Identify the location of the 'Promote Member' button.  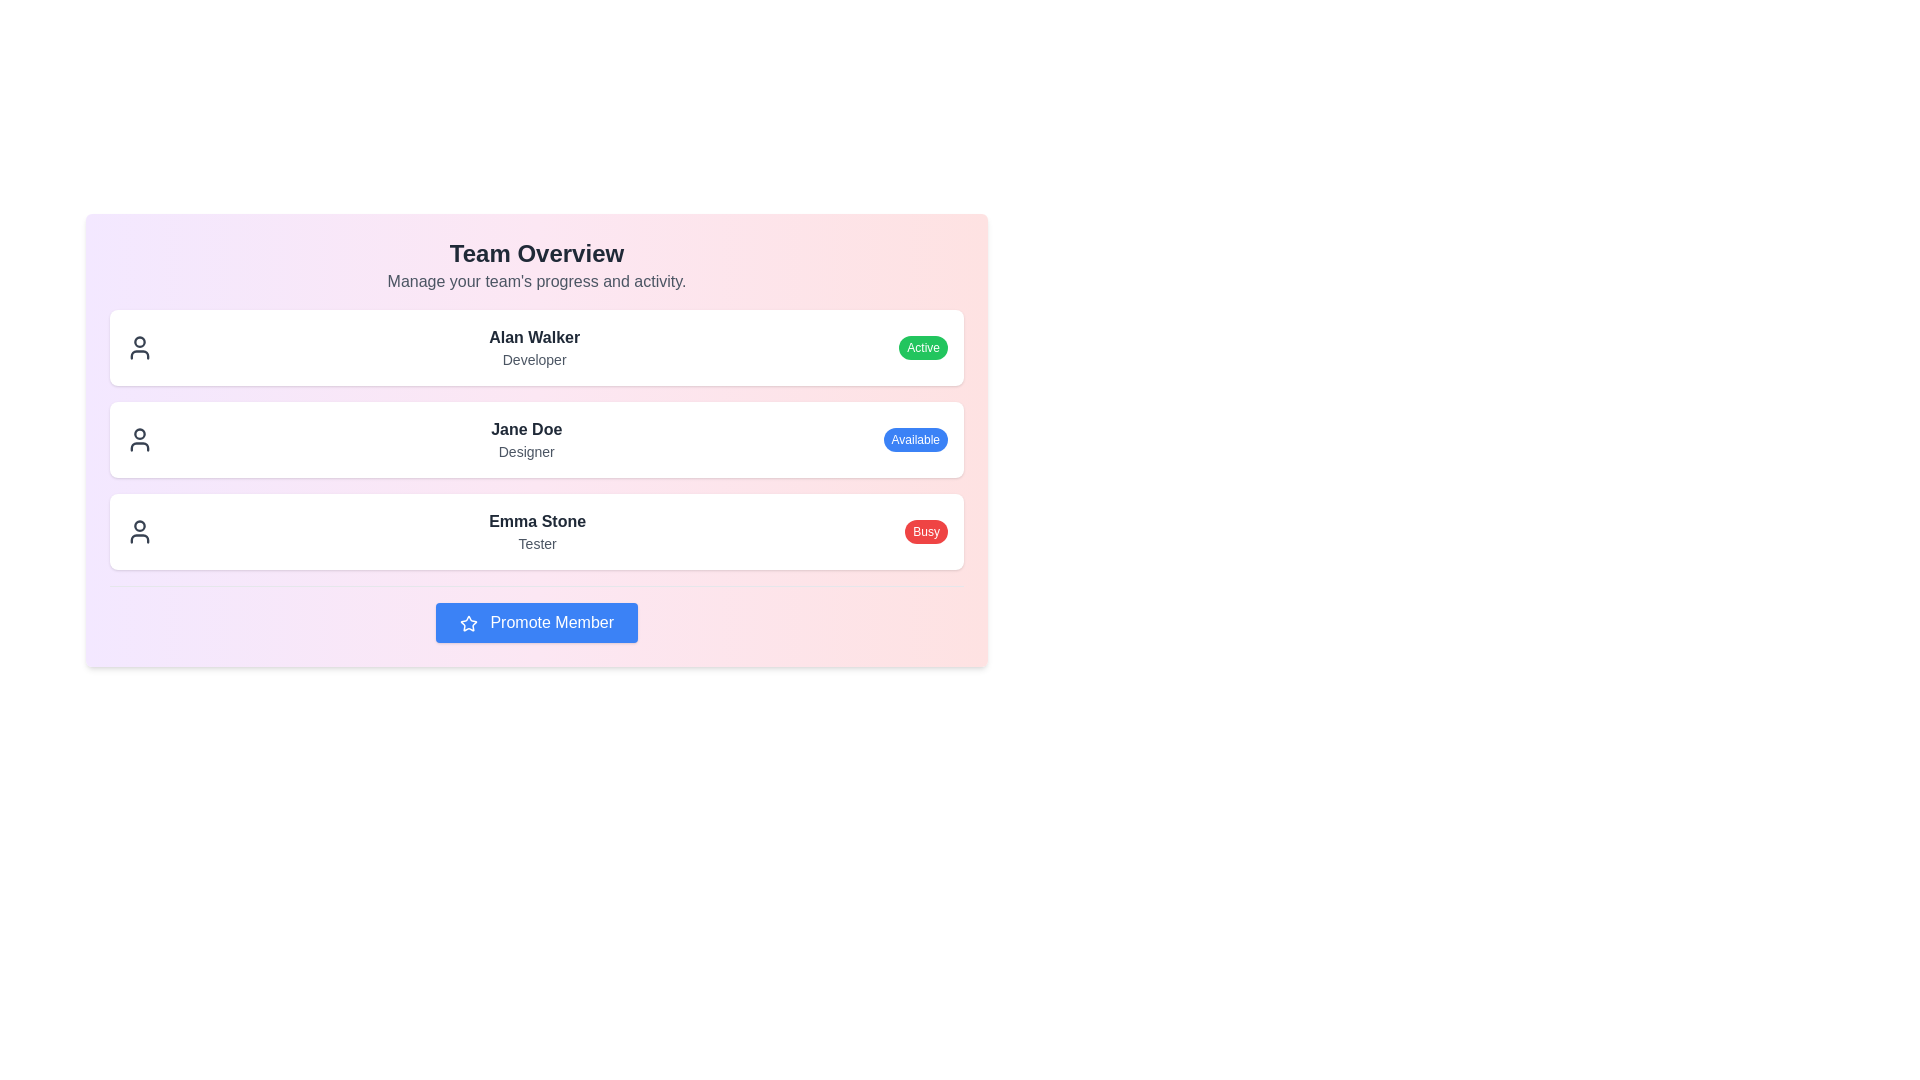
(537, 622).